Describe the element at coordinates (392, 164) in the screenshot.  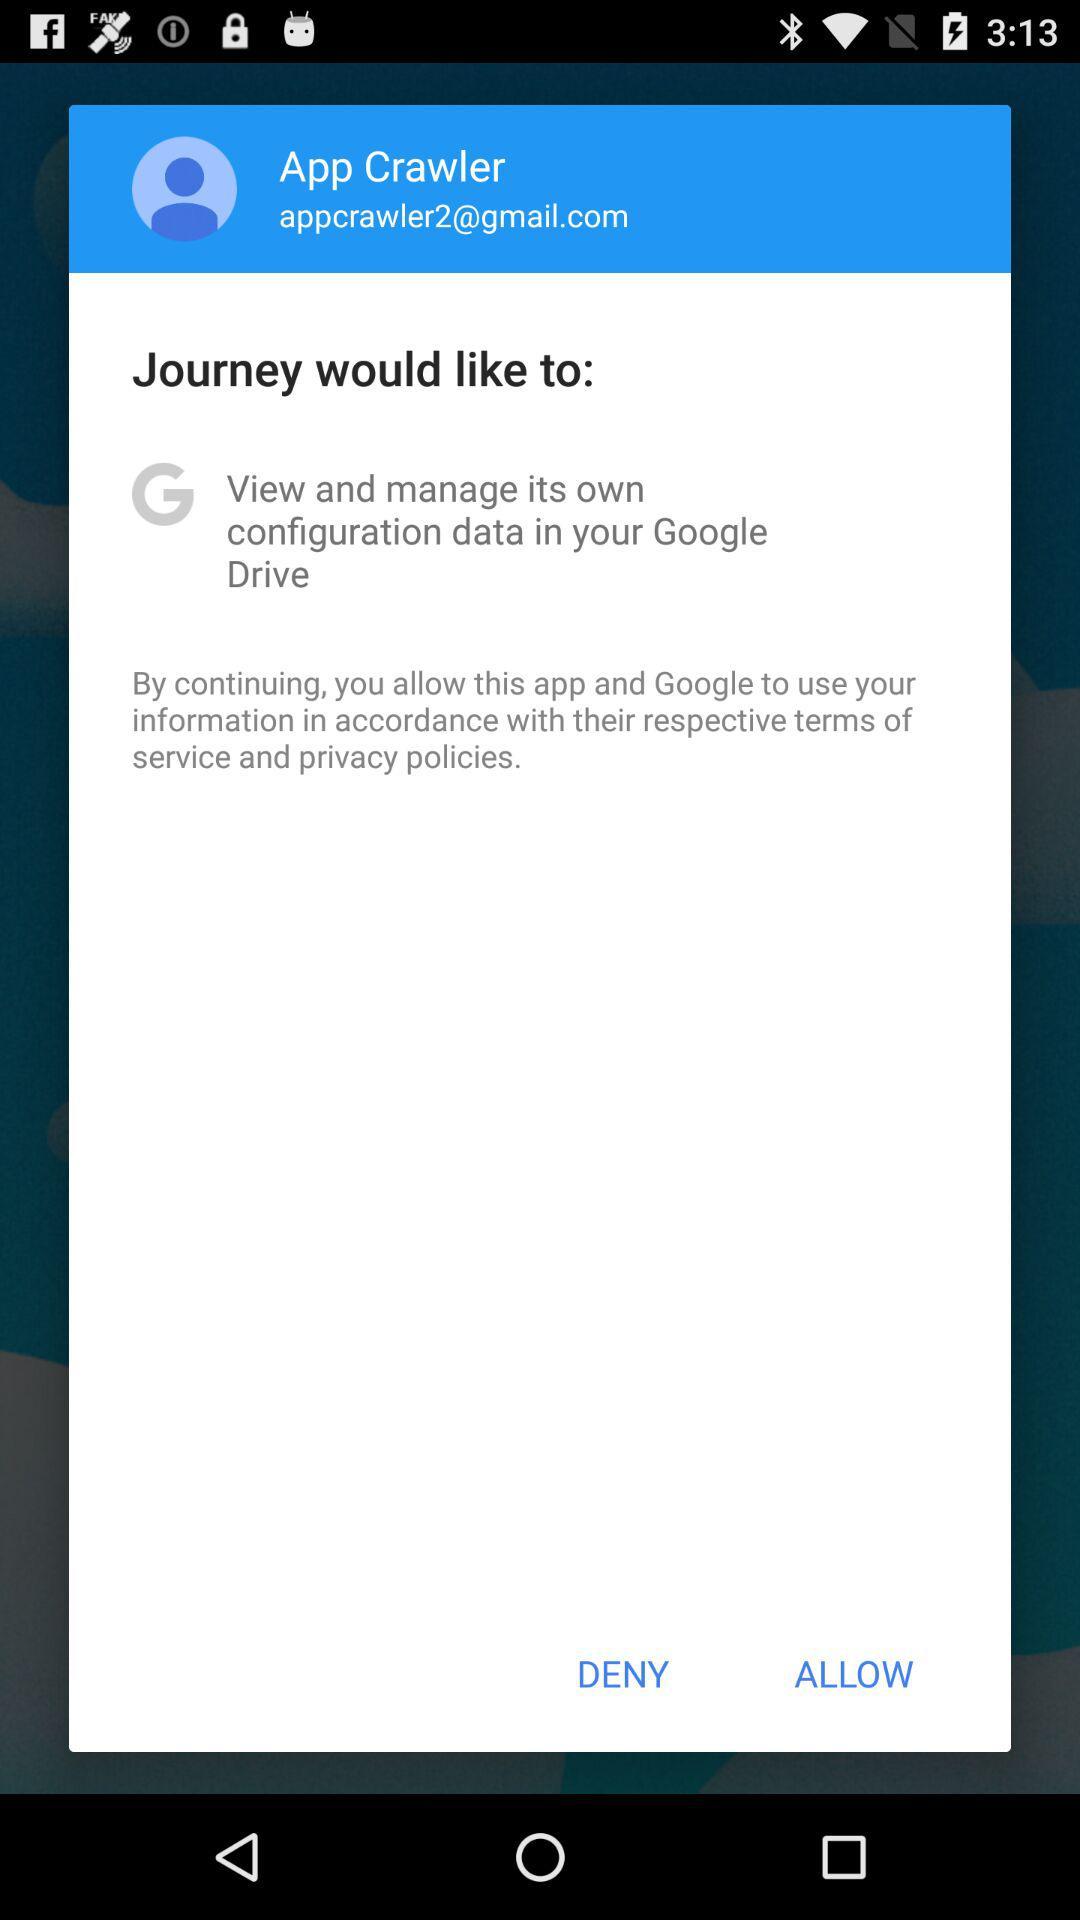
I see `app crawler` at that location.